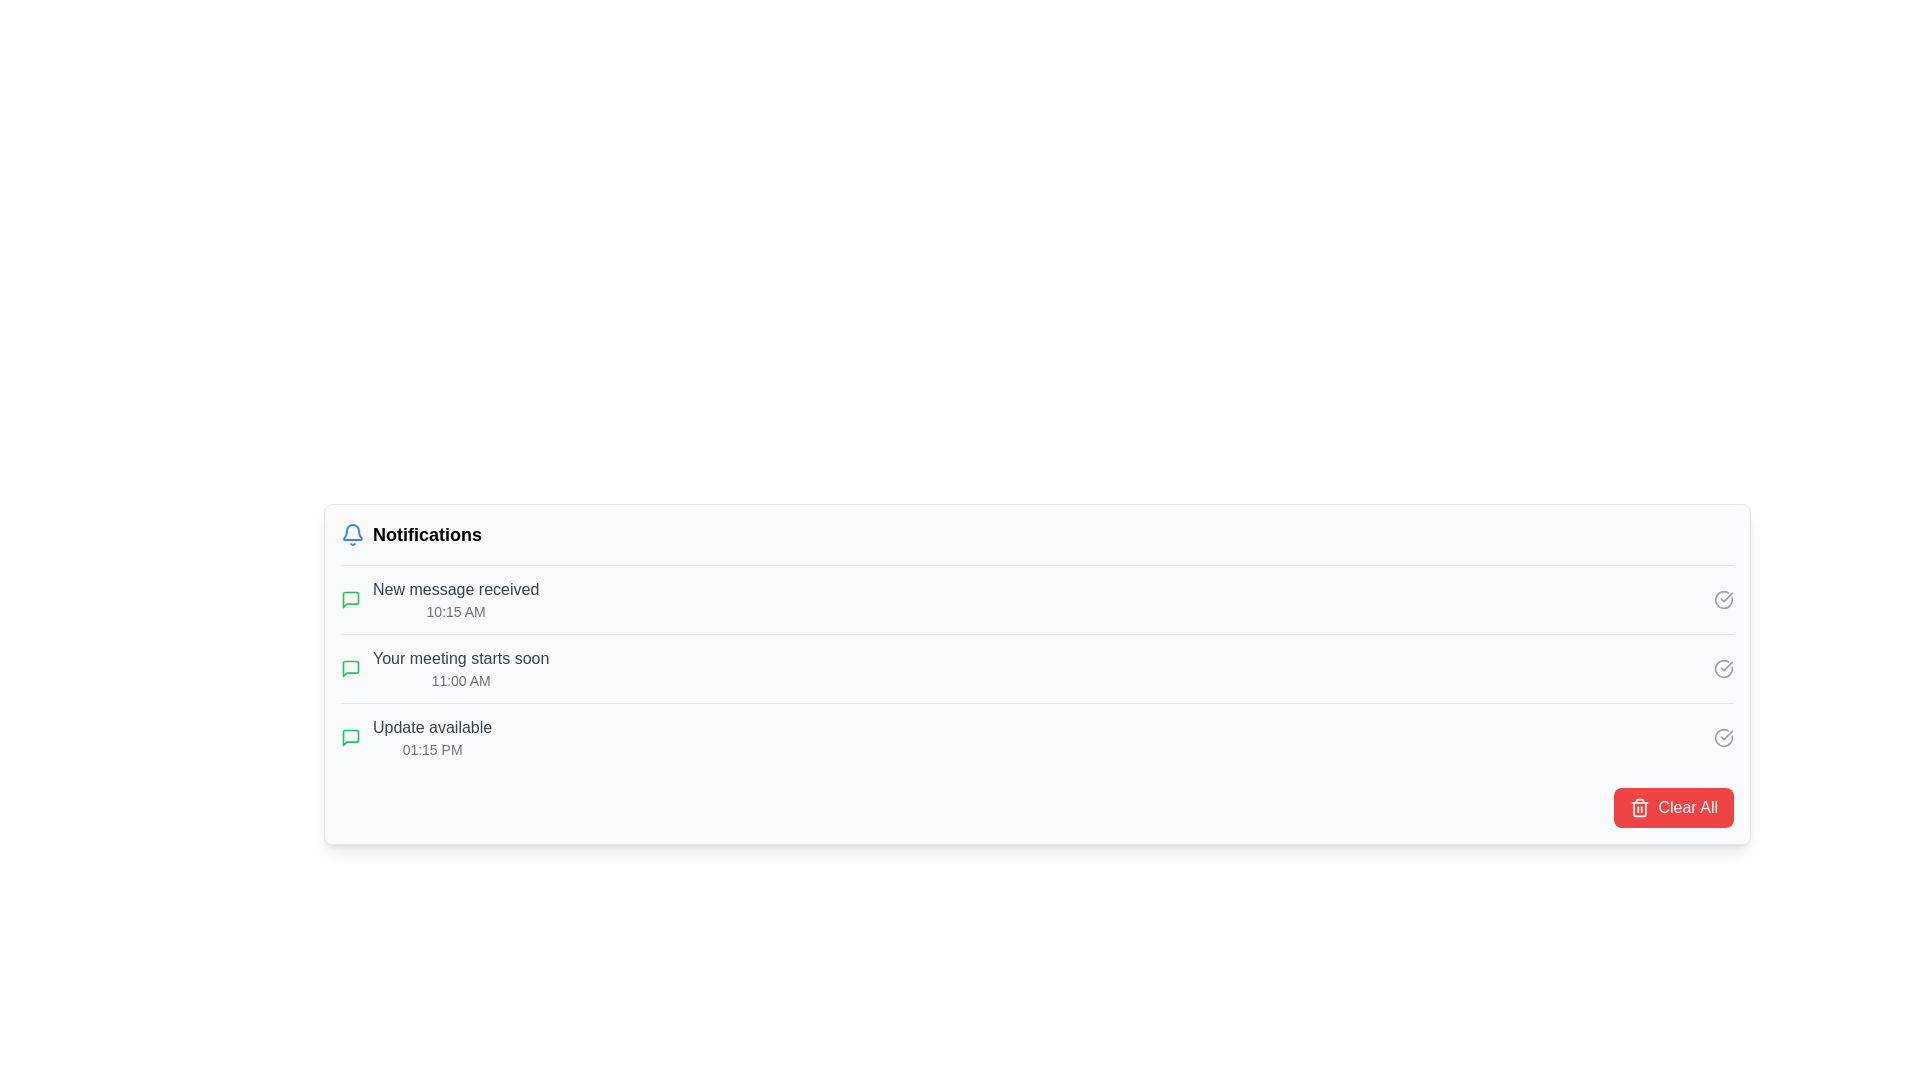 The width and height of the screenshot is (1920, 1080). What do you see at coordinates (1687, 806) in the screenshot?
I see `the 'Clear All' button, which has white text on a red background and is located in the bottom-right corner of the notification panel, to clear all notifications` at bounding box center [1687, 806].